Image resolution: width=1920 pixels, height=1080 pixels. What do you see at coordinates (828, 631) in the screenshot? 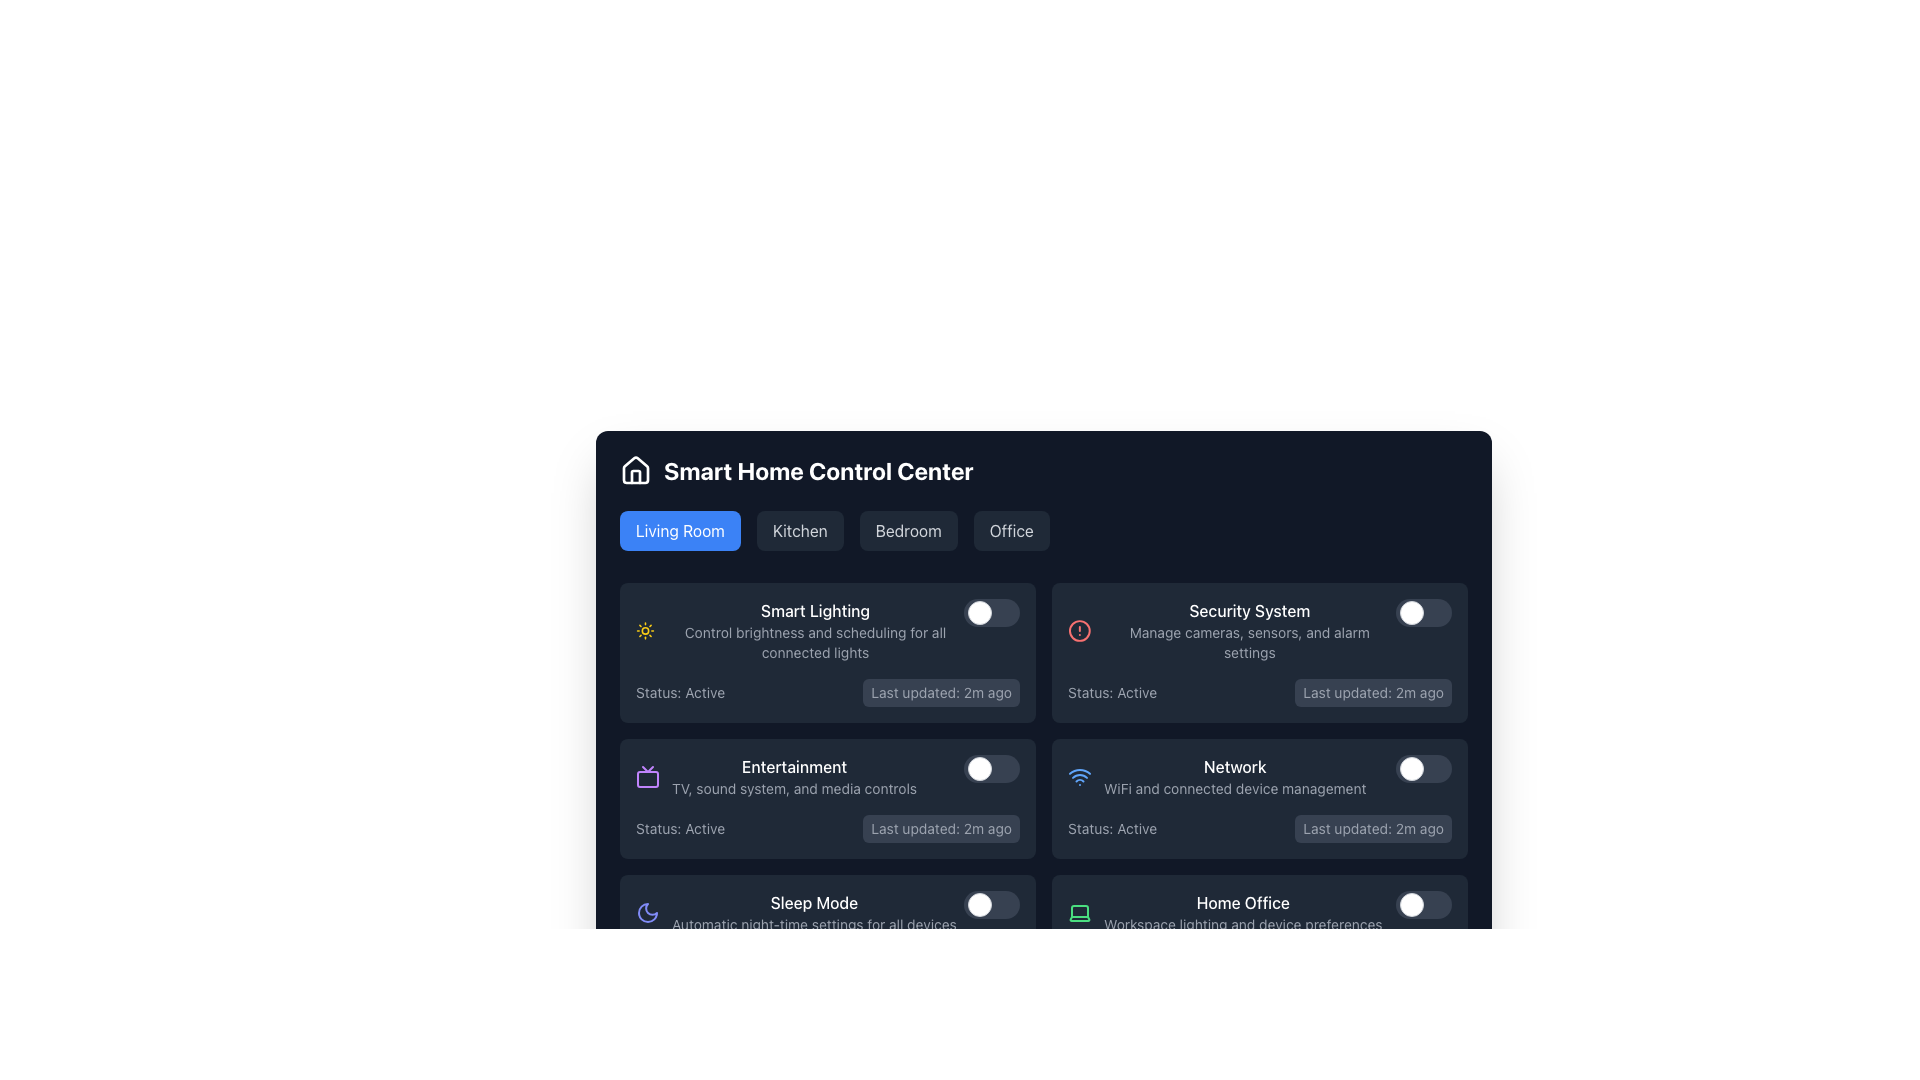
I see `information text from the Informational widget with integrated toggle switch for system control located in the Living Room section of the Smart Home Control Center interface` at bounding box center [828, 631].